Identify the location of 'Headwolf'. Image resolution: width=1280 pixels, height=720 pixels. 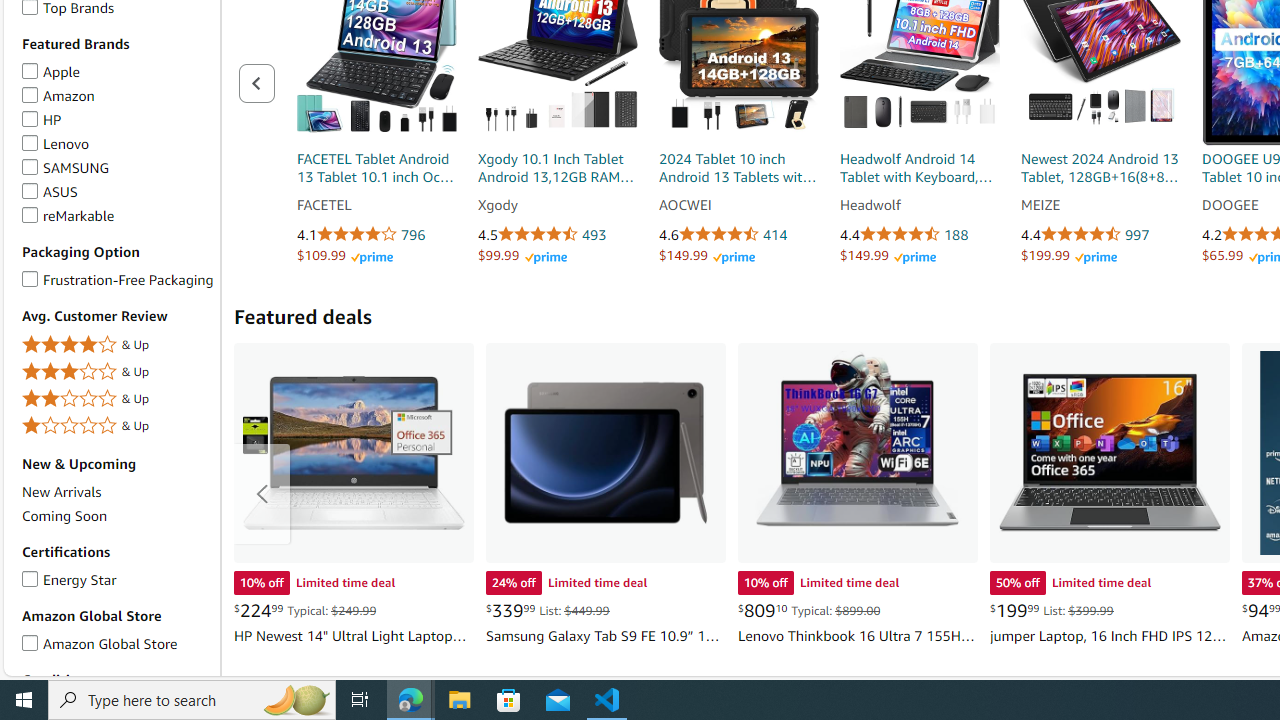
(918, 205).